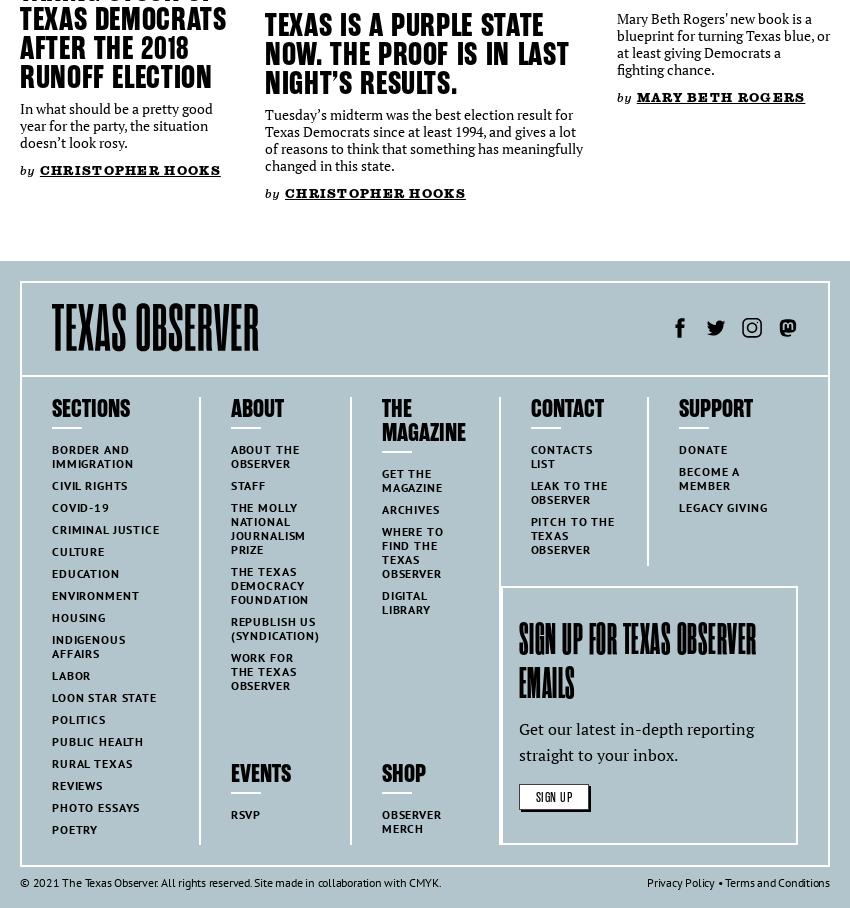 The height and width of the screenshot is (908, 850). Describe the element at coordinates (259, 771) in the screenshot. I see `'Events'` at that location.